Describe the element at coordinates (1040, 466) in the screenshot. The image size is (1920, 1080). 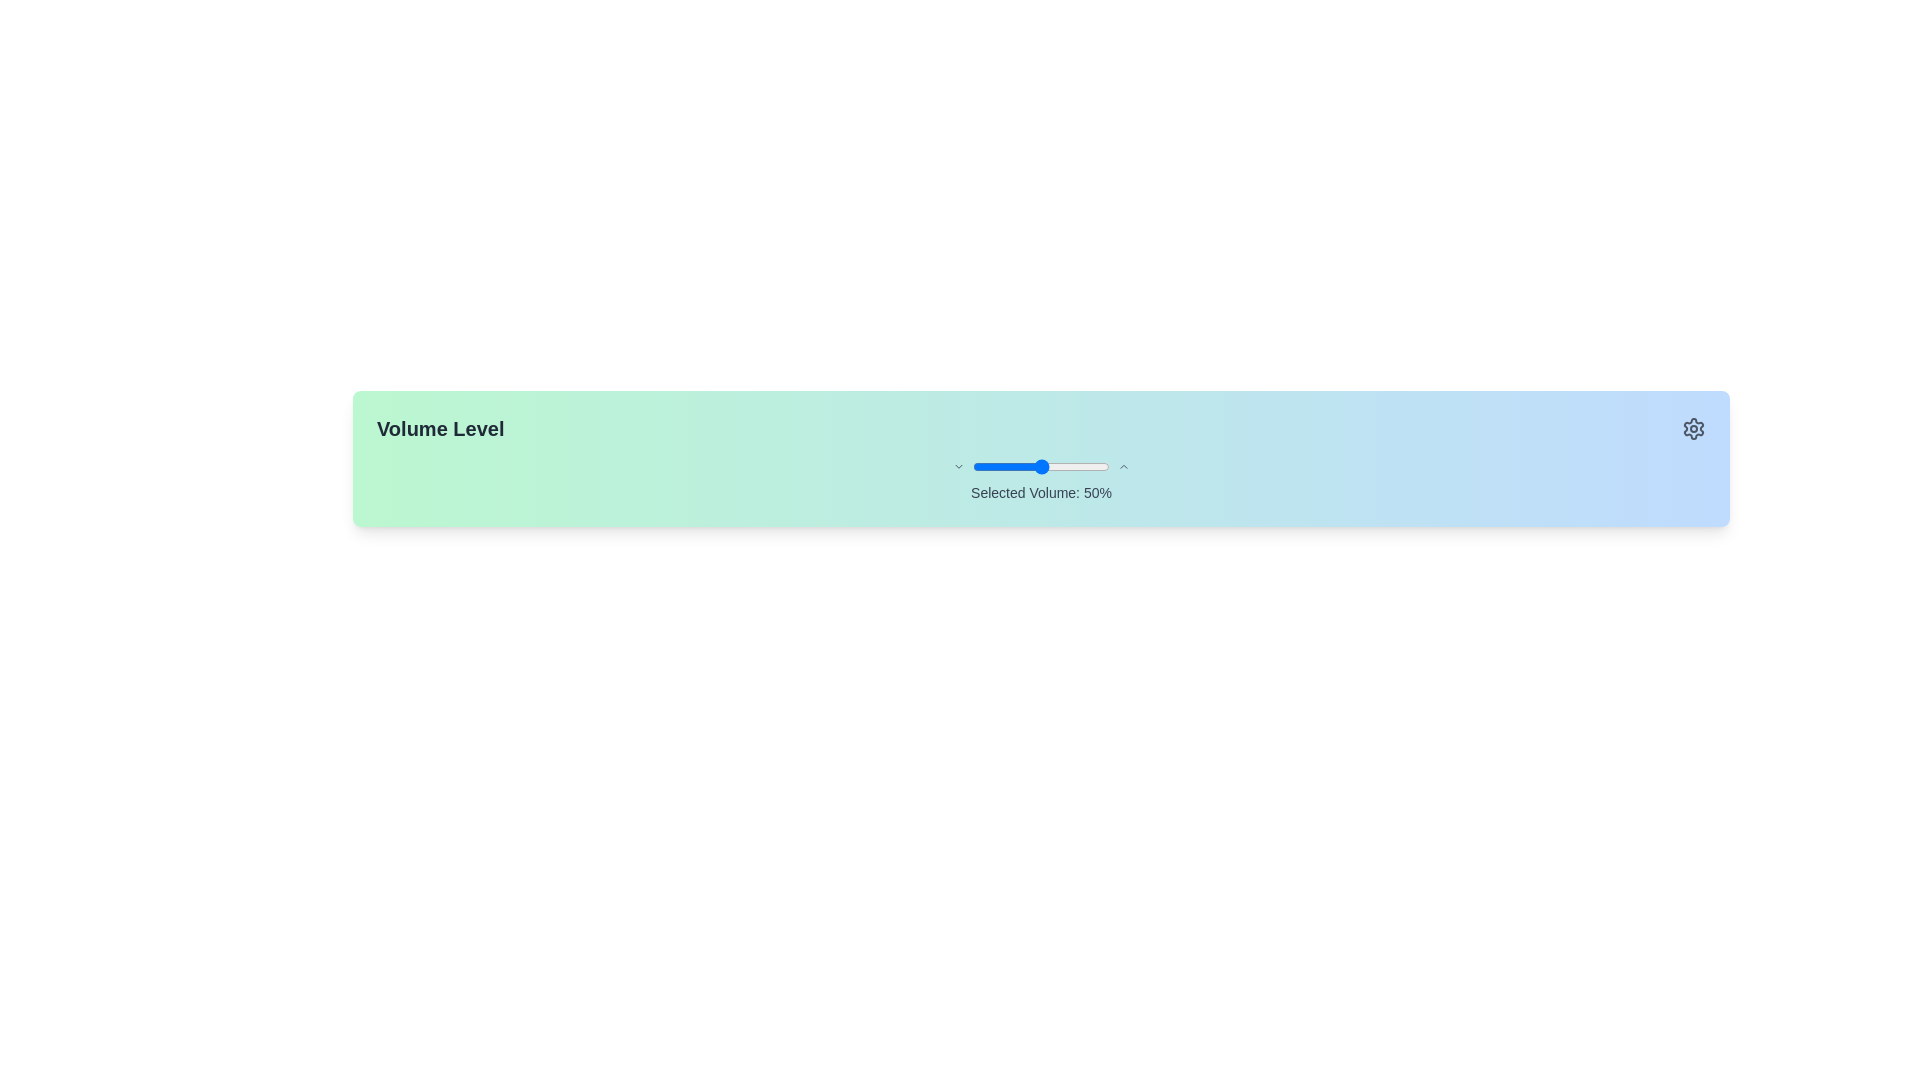
I see `the volume control slider located in the middle of the widget labeled 'Selected Volume: 50%'` at that location.